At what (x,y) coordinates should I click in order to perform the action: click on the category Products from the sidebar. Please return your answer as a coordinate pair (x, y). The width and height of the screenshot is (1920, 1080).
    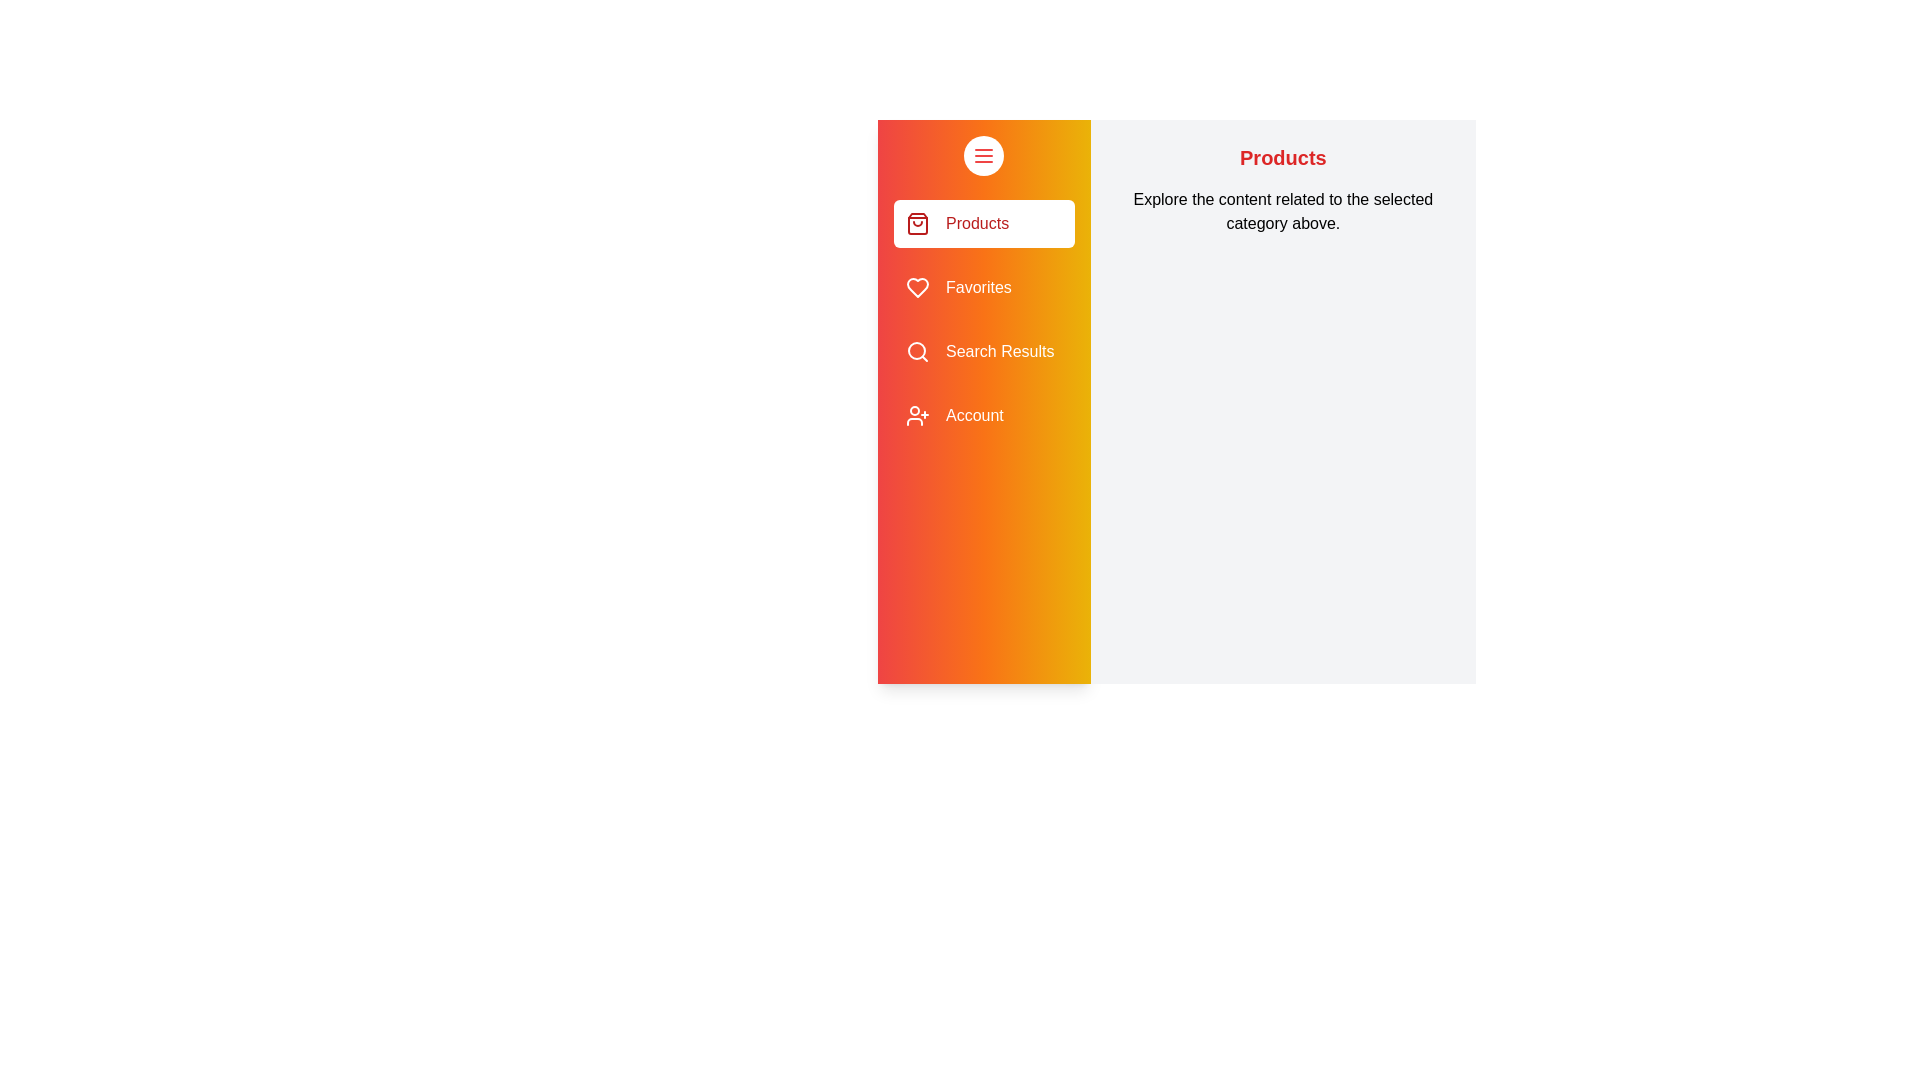
    Looking at the image, I should click on (983, 223).